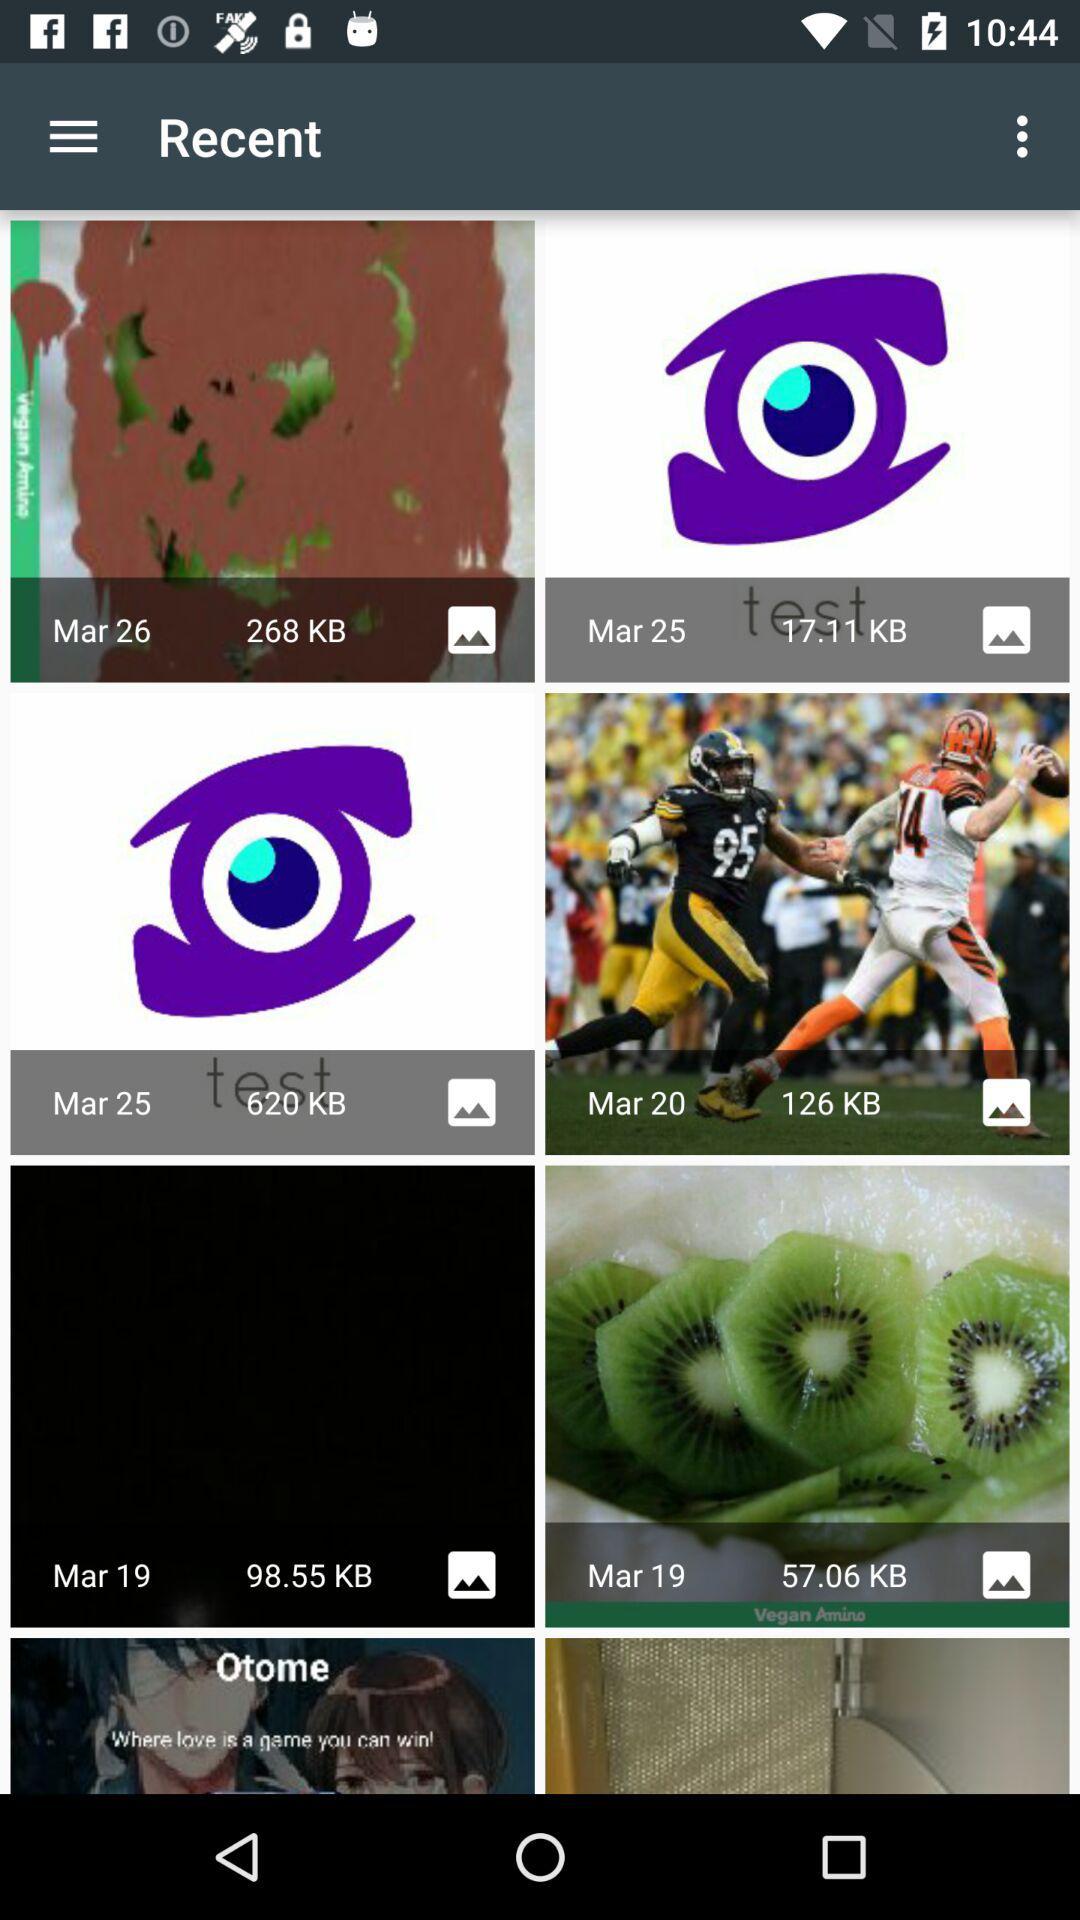 The image size is (1080, 1920). Describe the element at coordinates (1027, 135) in the screenshot. I see `the item to the right of the recent item` at that location.